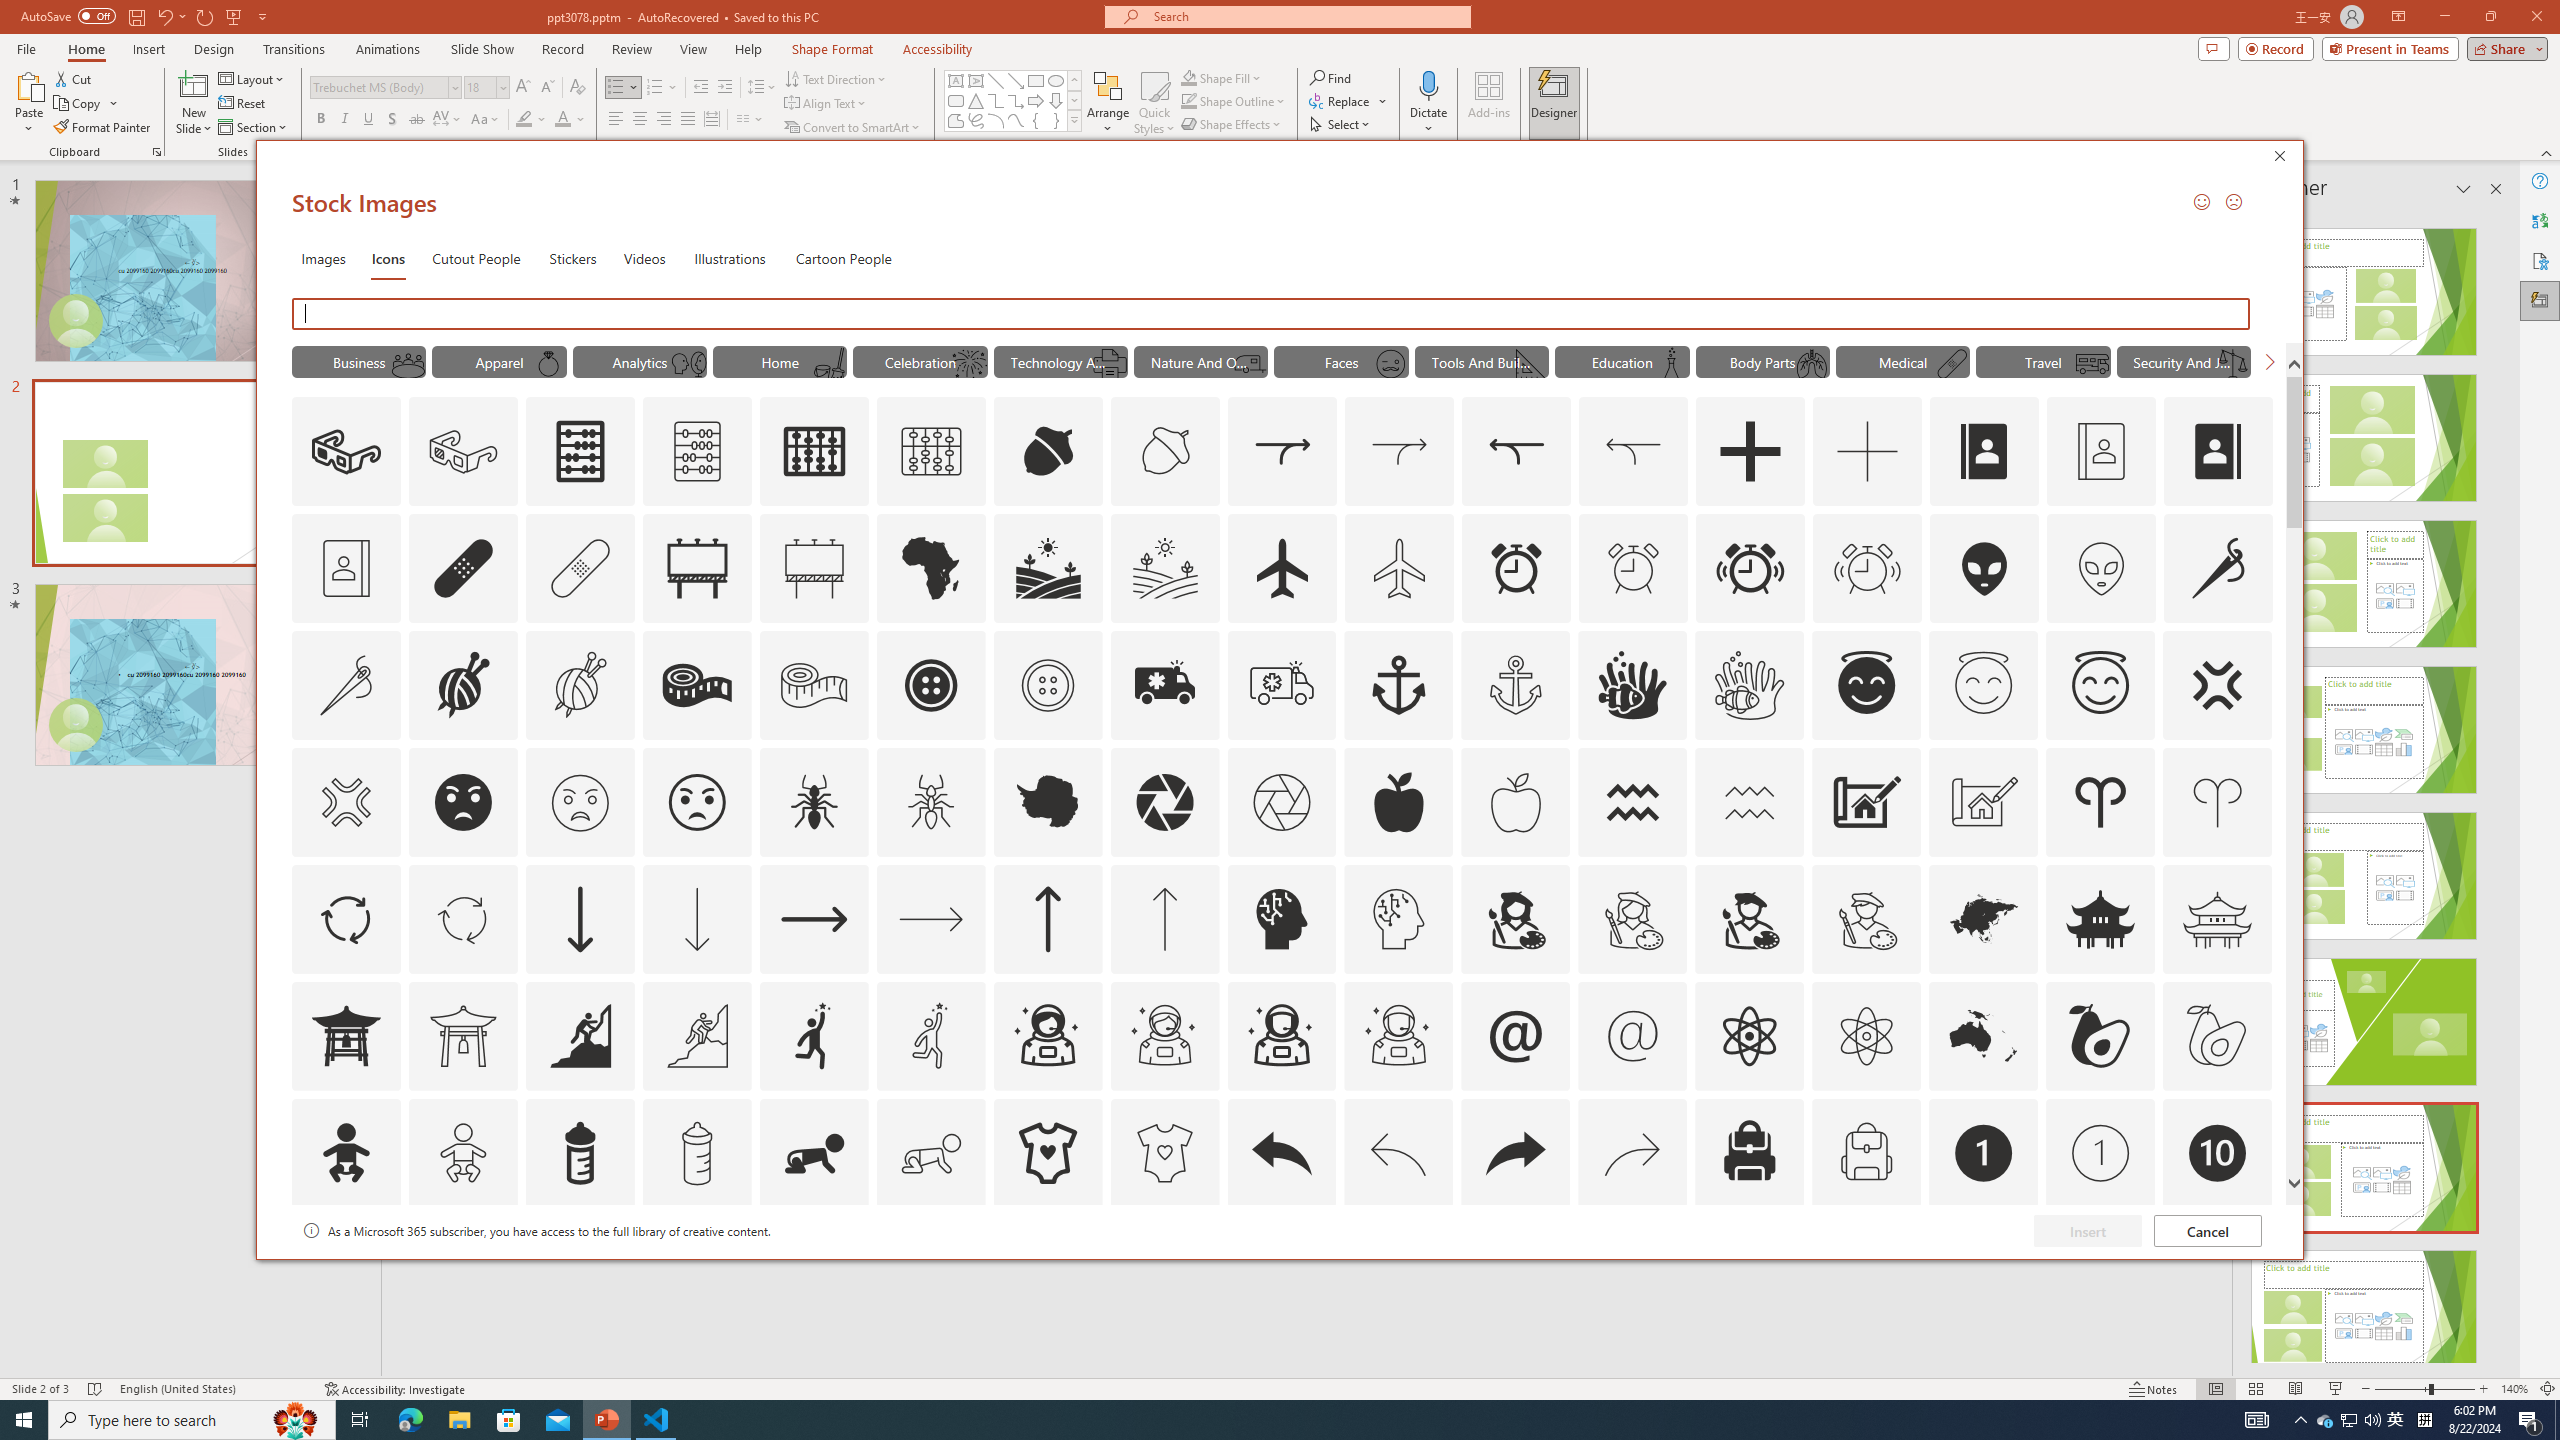  What do you see at coordinates (345, 685) in the screenshot?
I see `'AutomationID: Icons_AlterationsTailoring_M'` at bounding box center [345, 685].